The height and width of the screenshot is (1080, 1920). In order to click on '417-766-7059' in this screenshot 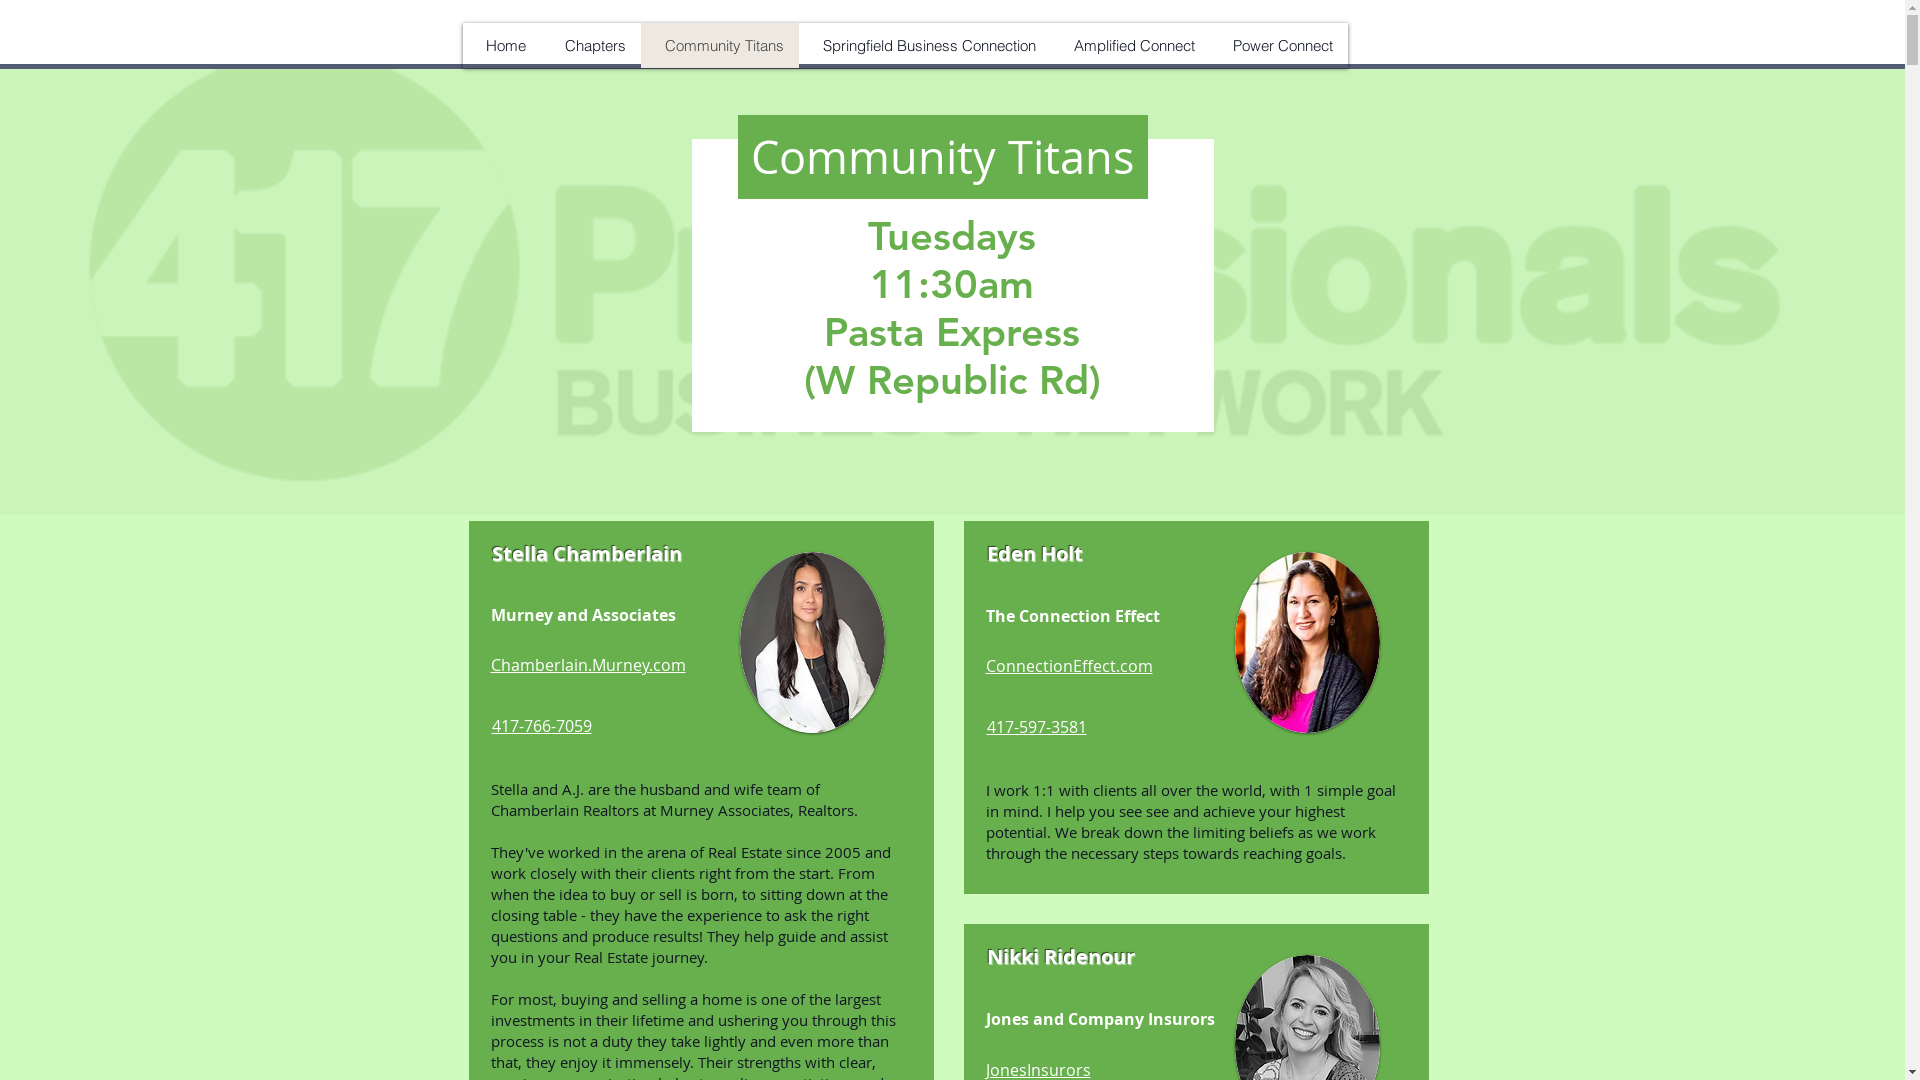, I will do `click(542, 725)`.